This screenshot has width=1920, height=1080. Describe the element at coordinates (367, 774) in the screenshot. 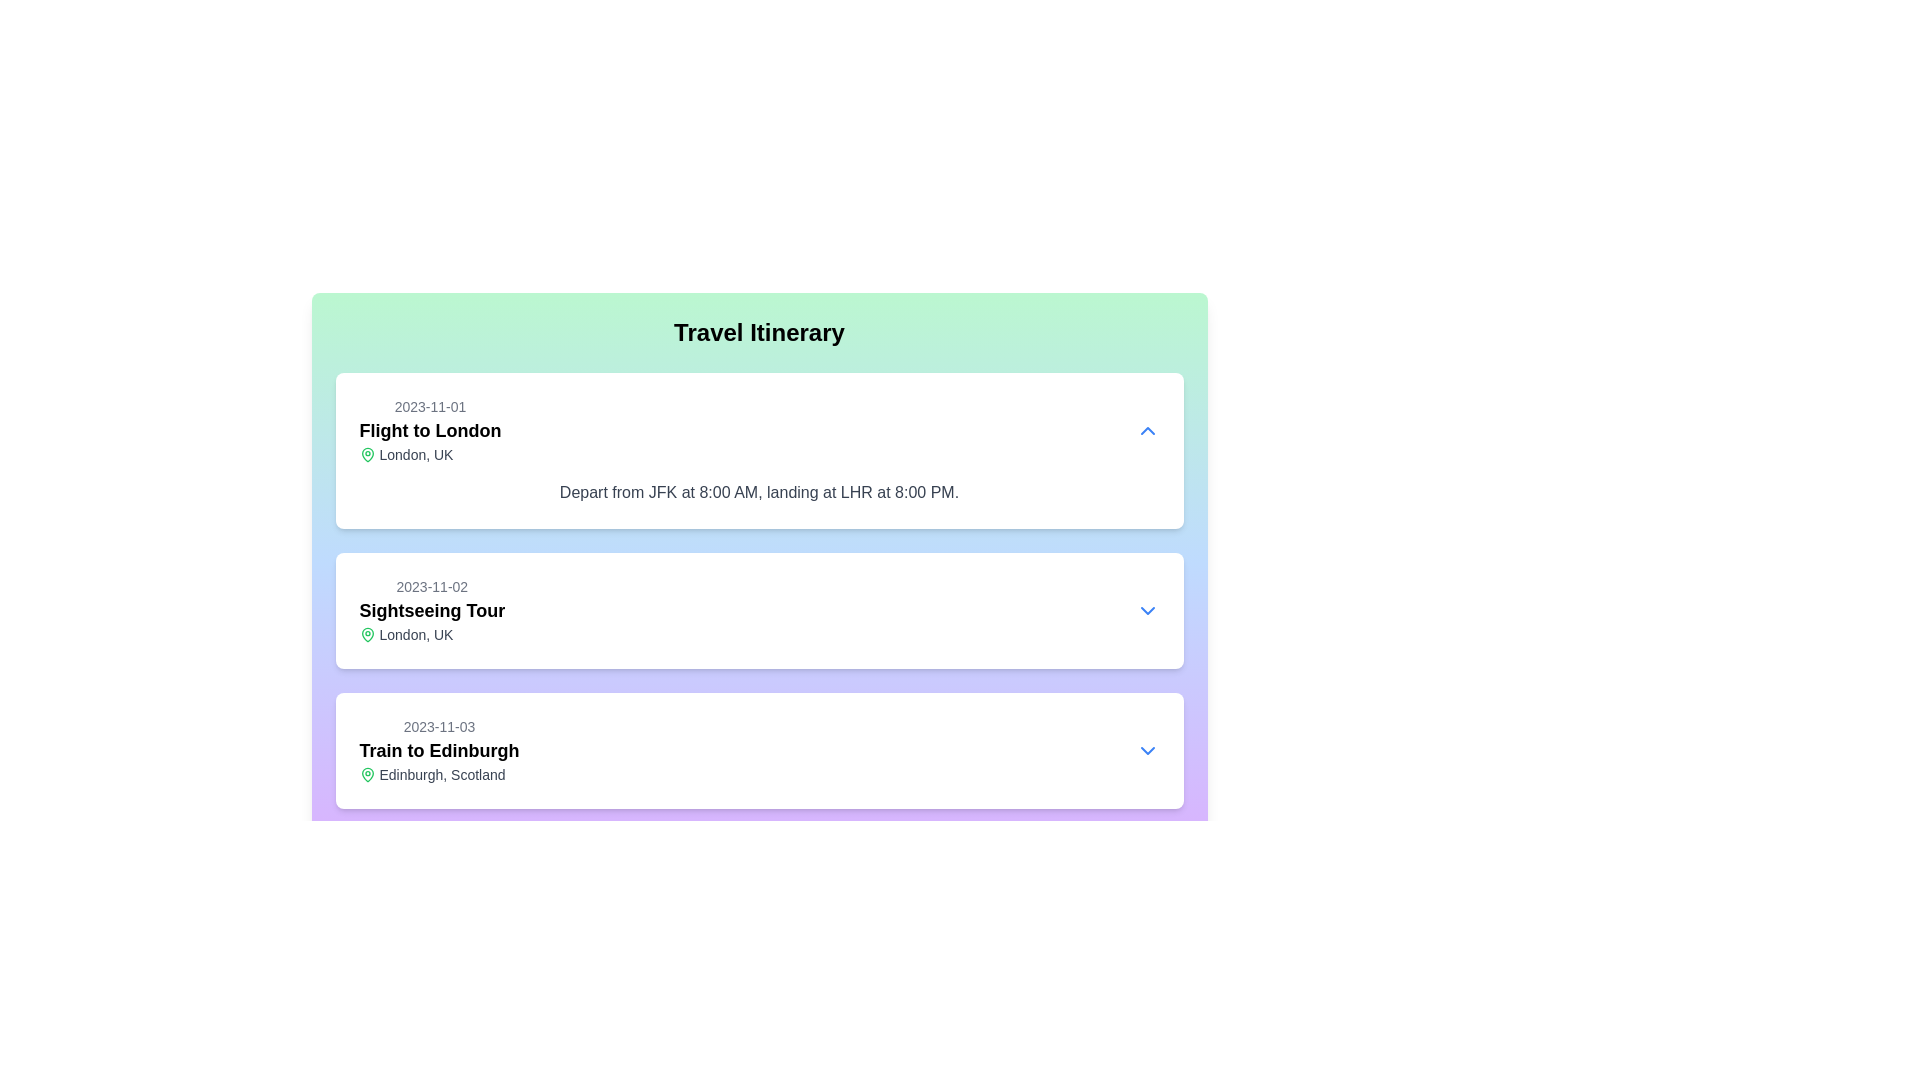

I see `the location pin SVG icon with a green stroke, located to the left of the text 'Edinburgh, Scotland'` at that location.